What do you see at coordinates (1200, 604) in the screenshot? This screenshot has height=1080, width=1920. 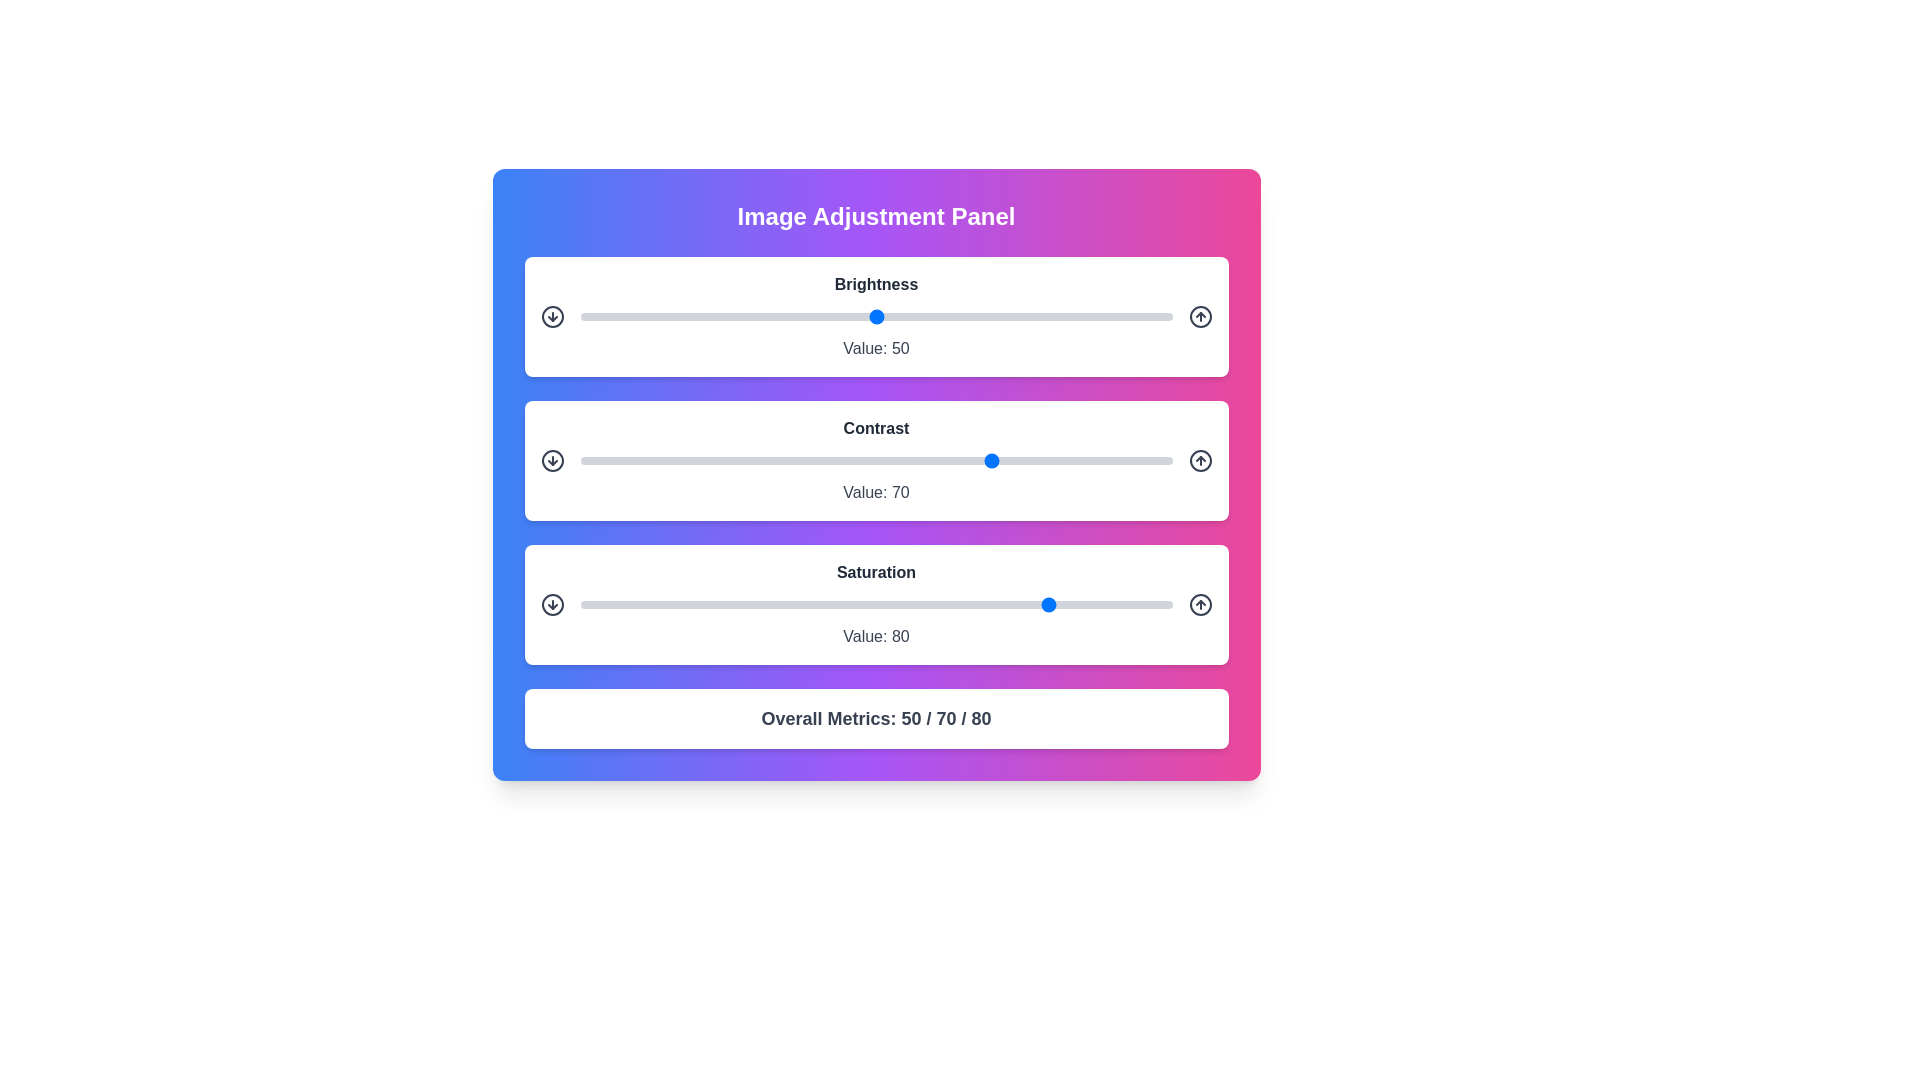 I see `the circular button with an upward-pointing arrow located in the 'Saturation' section, adjacent to the numeric value display` at bounding box center [1200, 604].